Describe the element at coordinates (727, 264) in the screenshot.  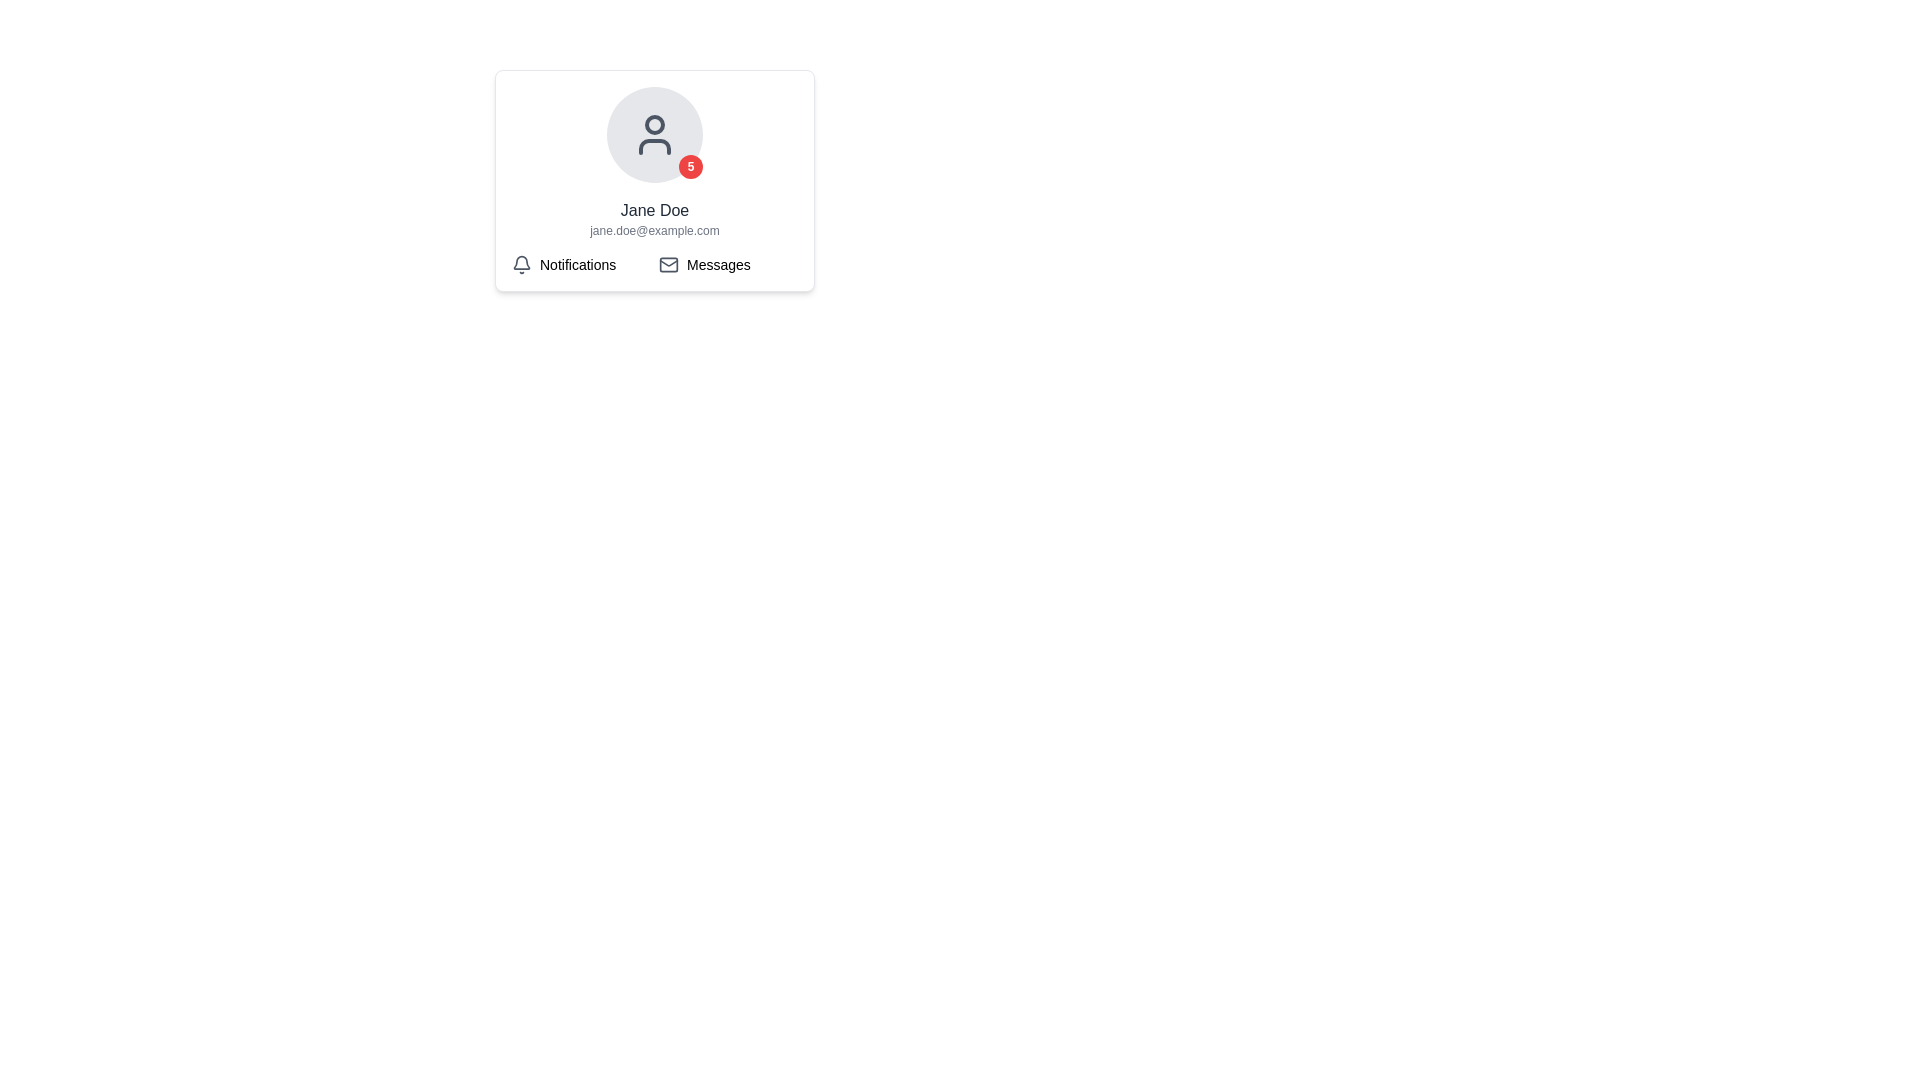
I see `the Action link/button located in the second column of the grid layout, directly to the right of the Notifications section` at that location.